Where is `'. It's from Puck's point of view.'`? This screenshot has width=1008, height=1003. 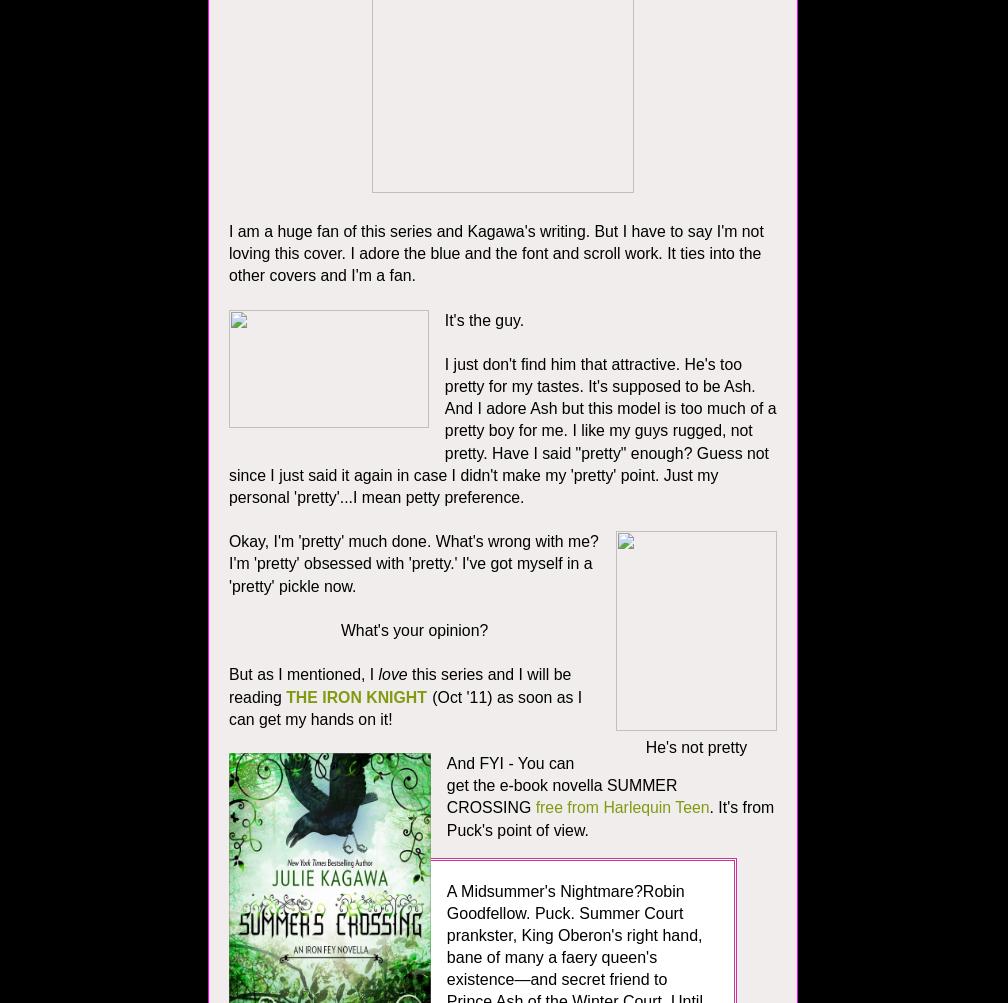 '. It's from Puck's point of view.' is located at coordinates (610, 818).